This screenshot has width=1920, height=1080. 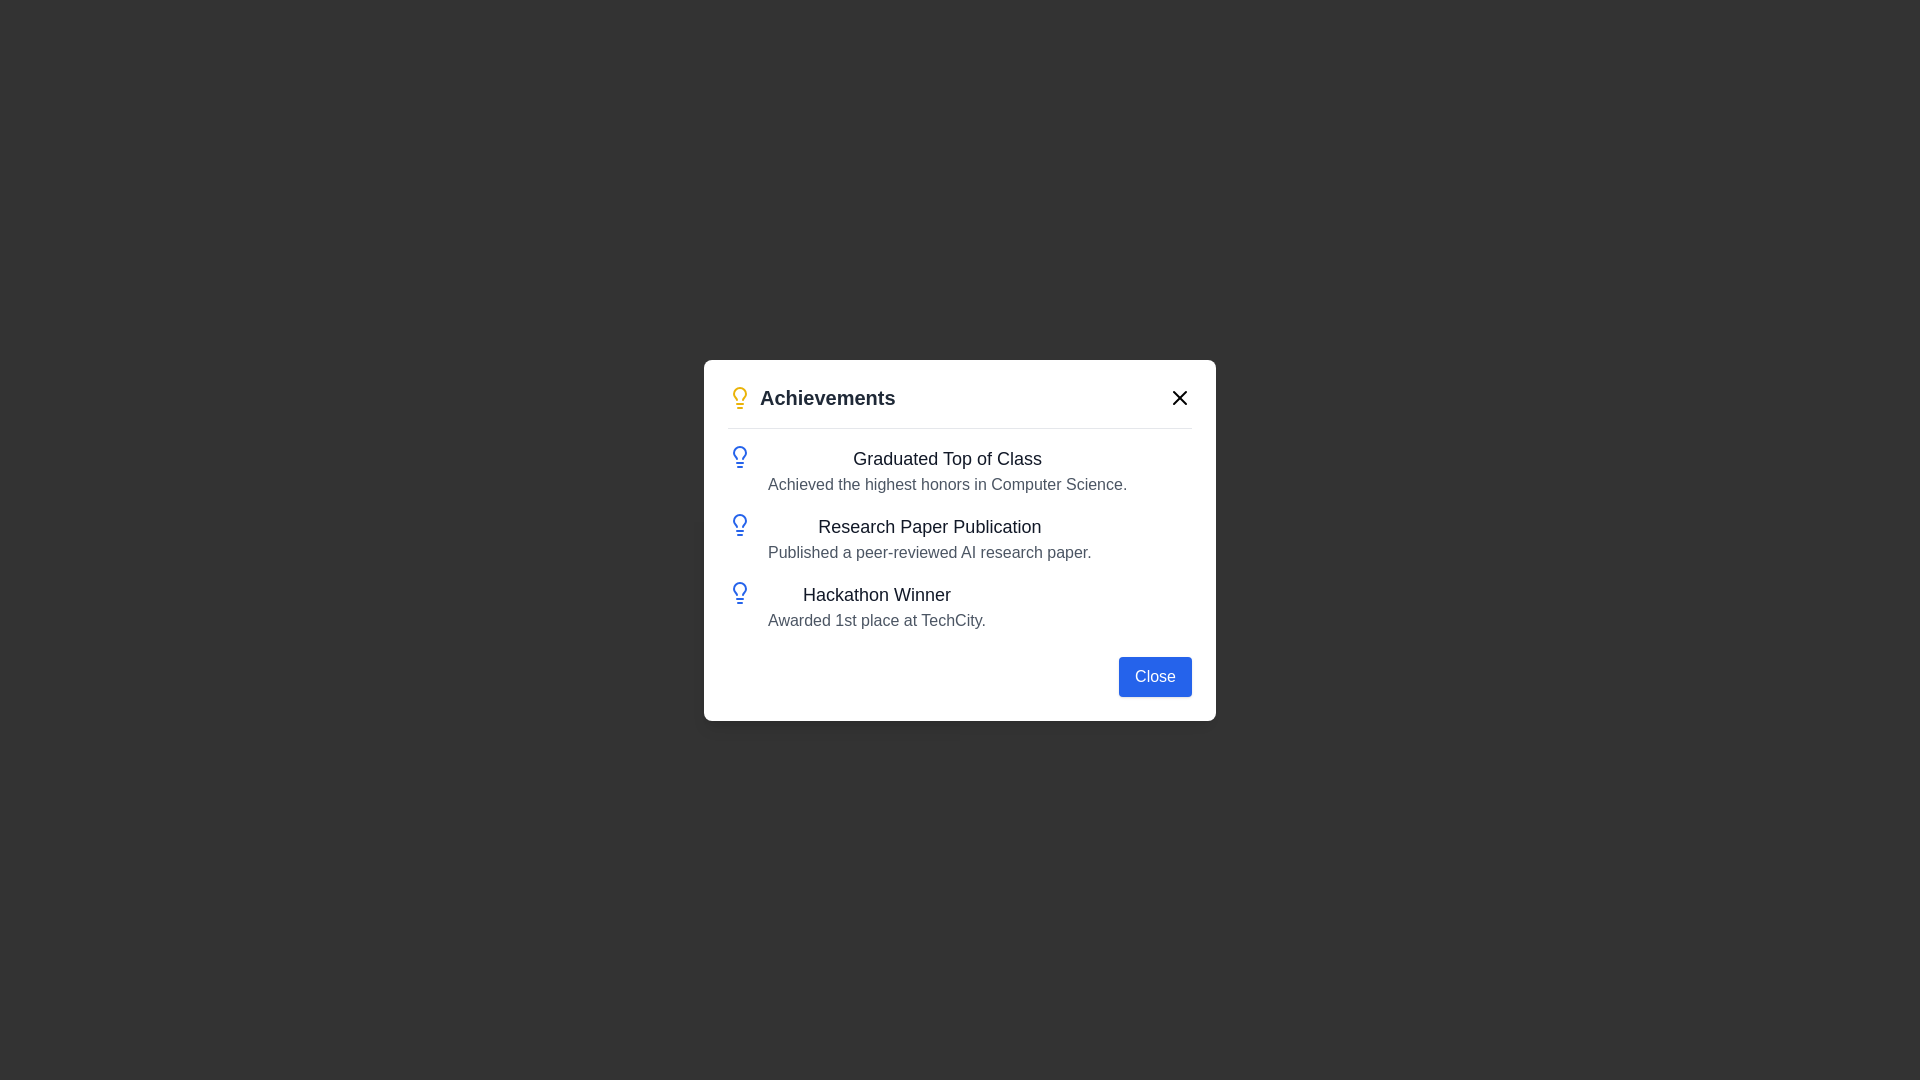 I want to click on the first lightbulb icon in the left column of icons within the achievements dialog, which visually indicates the type of entry for 'Graduated Top of Class', so click(x=738, y=519).